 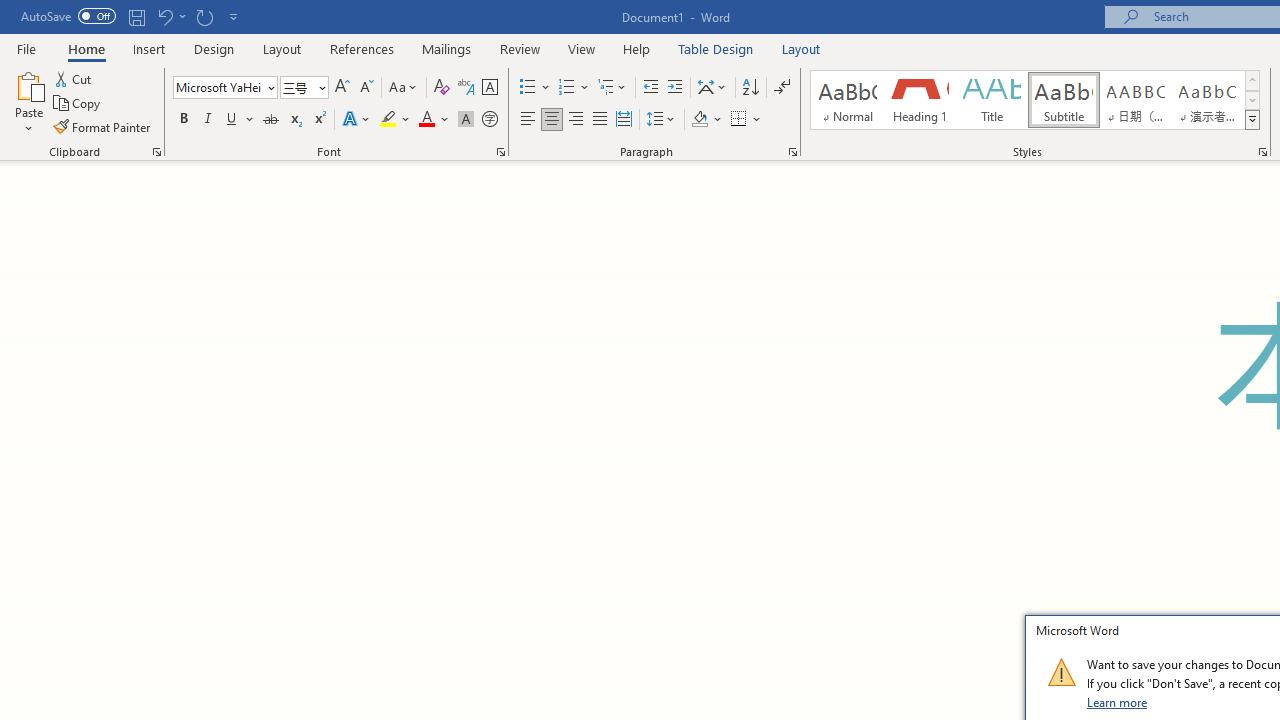 I want to click on 'Shrink Font', so click(x=366, y=86).